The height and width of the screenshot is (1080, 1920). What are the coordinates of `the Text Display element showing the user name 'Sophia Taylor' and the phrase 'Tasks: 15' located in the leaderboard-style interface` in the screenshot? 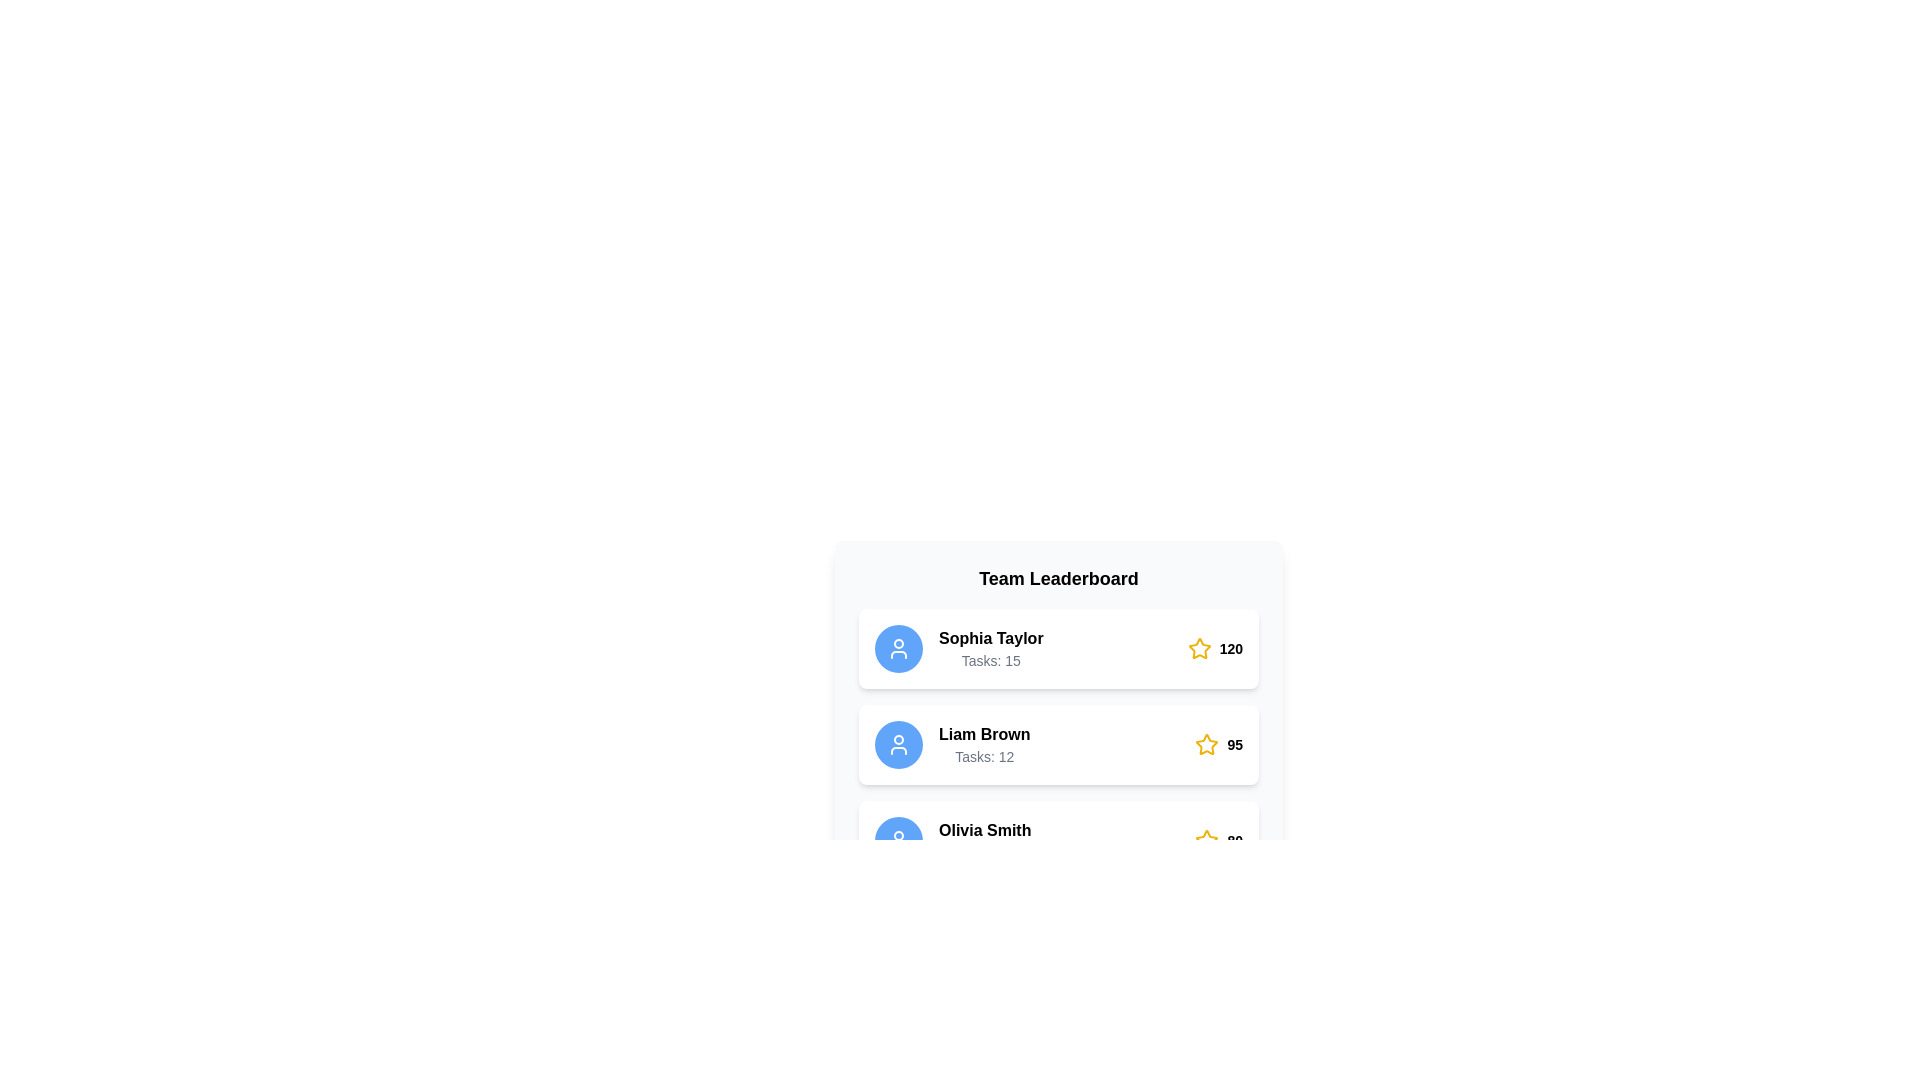 It's located at (991, 648).